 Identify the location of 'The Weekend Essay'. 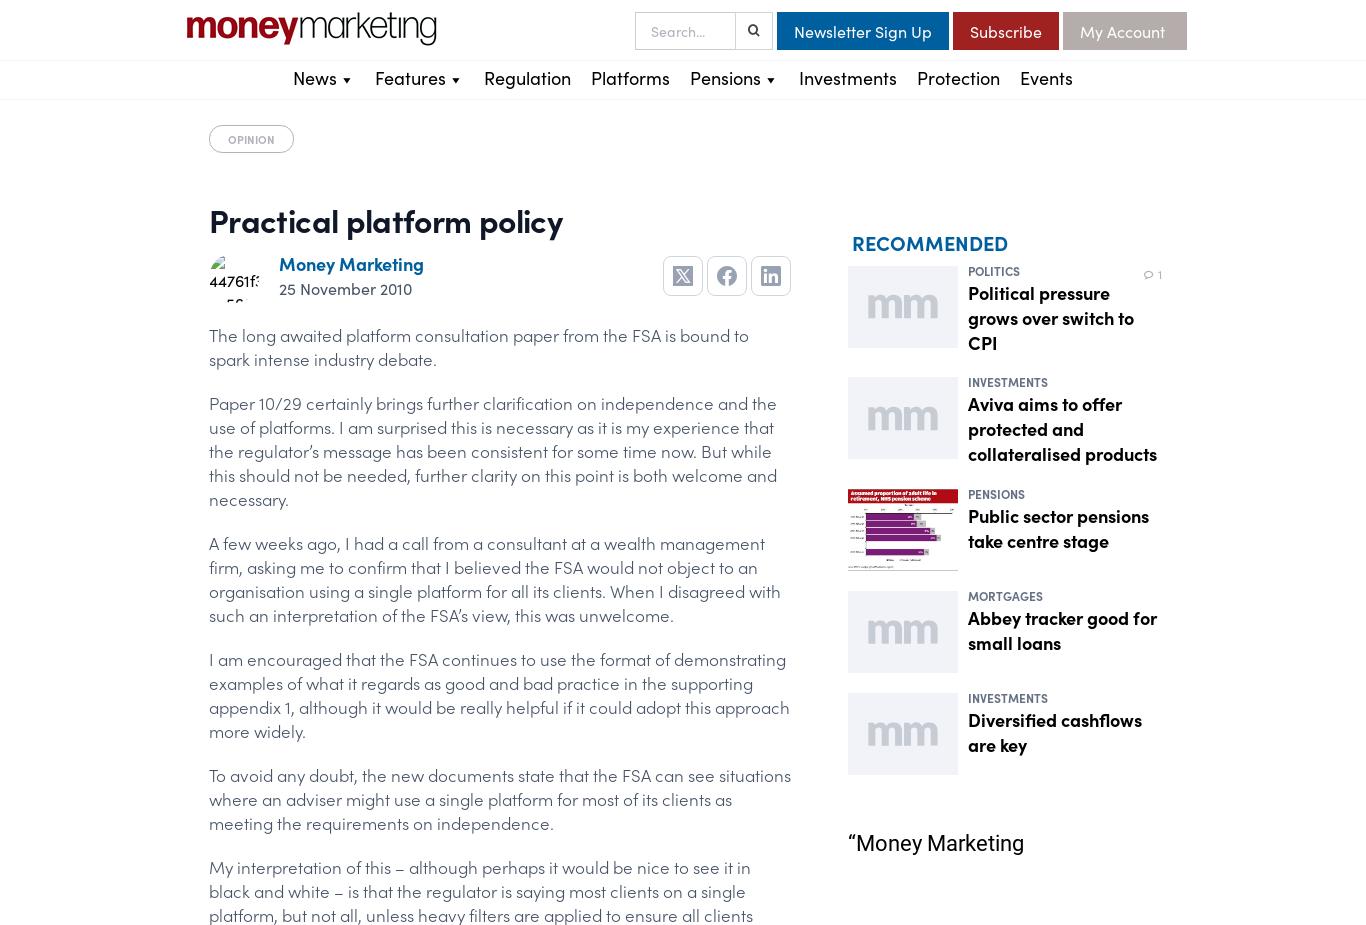
(445, 251).